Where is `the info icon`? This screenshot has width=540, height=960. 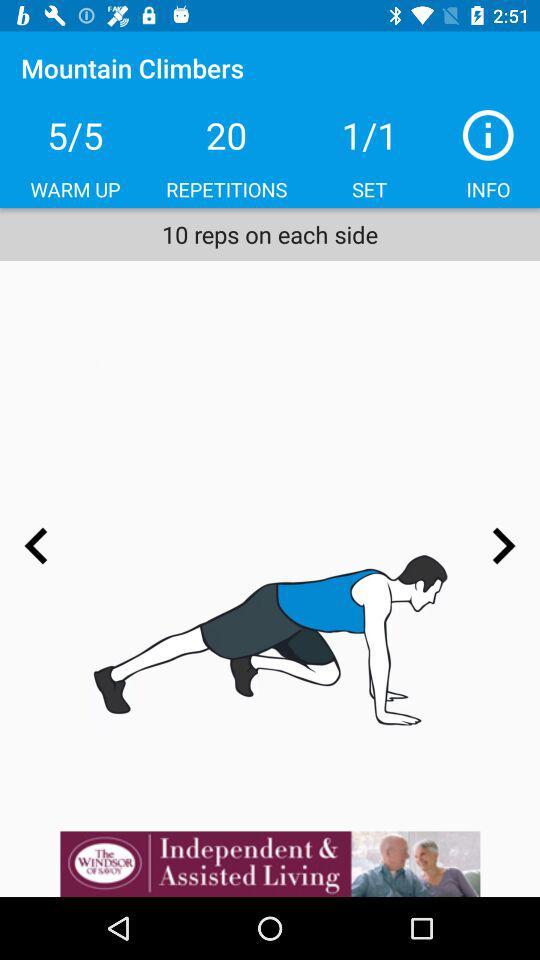 the info icon is located at coordinates (487, 134).